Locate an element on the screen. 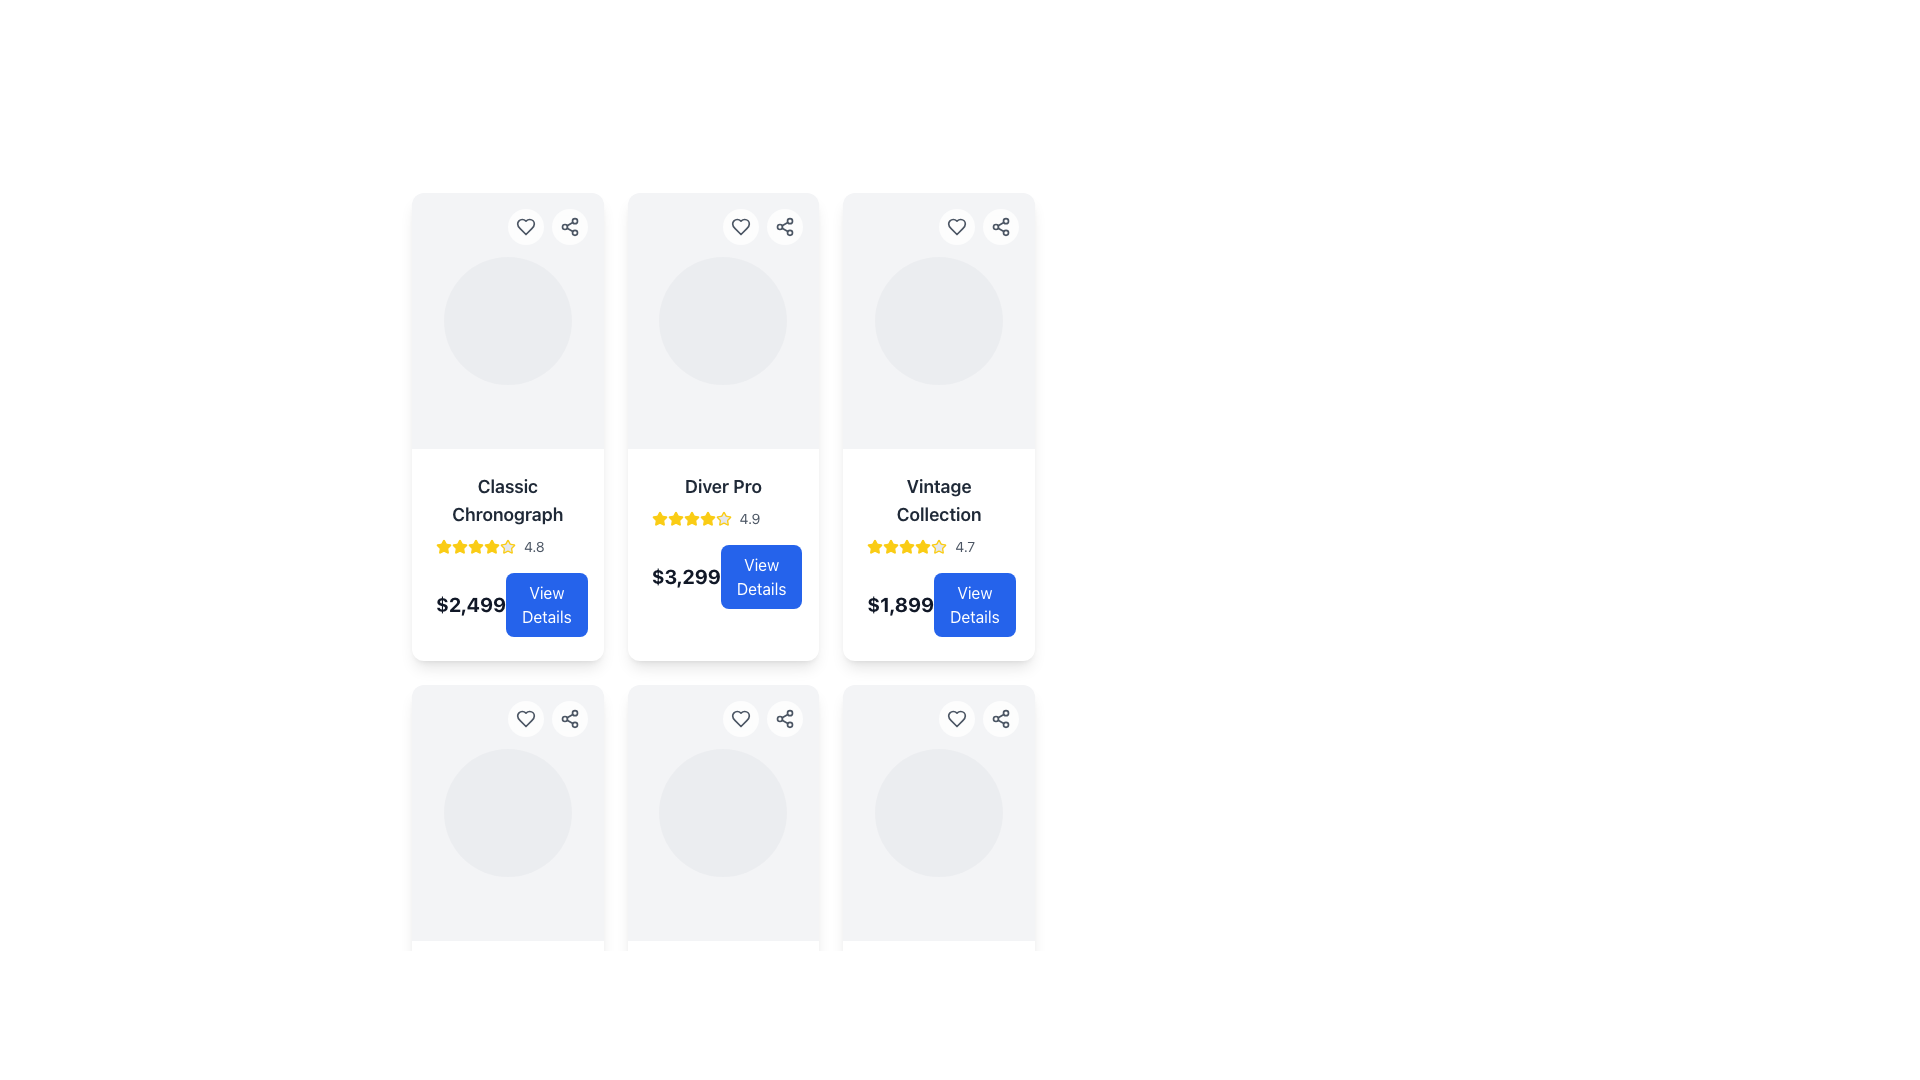  the heart icon located in the top-right corner of the bottom-right product card is located at coordinates (955, 717).